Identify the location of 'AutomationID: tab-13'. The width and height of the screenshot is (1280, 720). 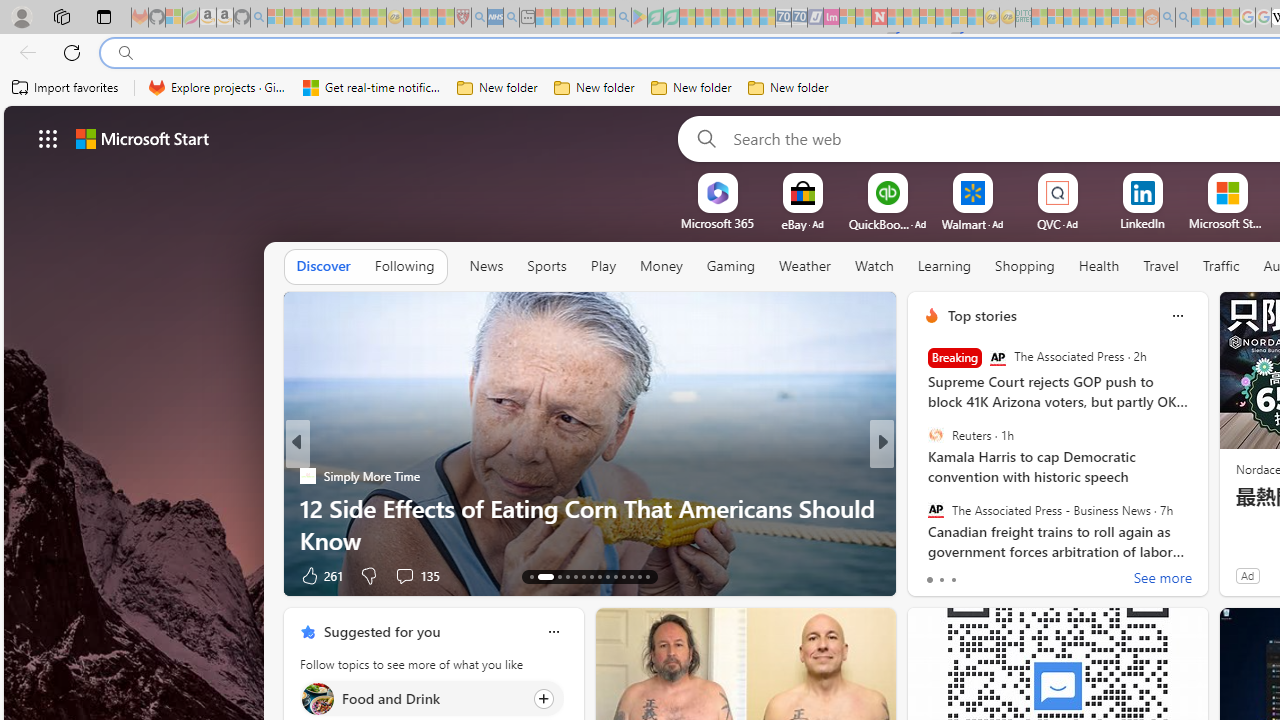
(531, 577).